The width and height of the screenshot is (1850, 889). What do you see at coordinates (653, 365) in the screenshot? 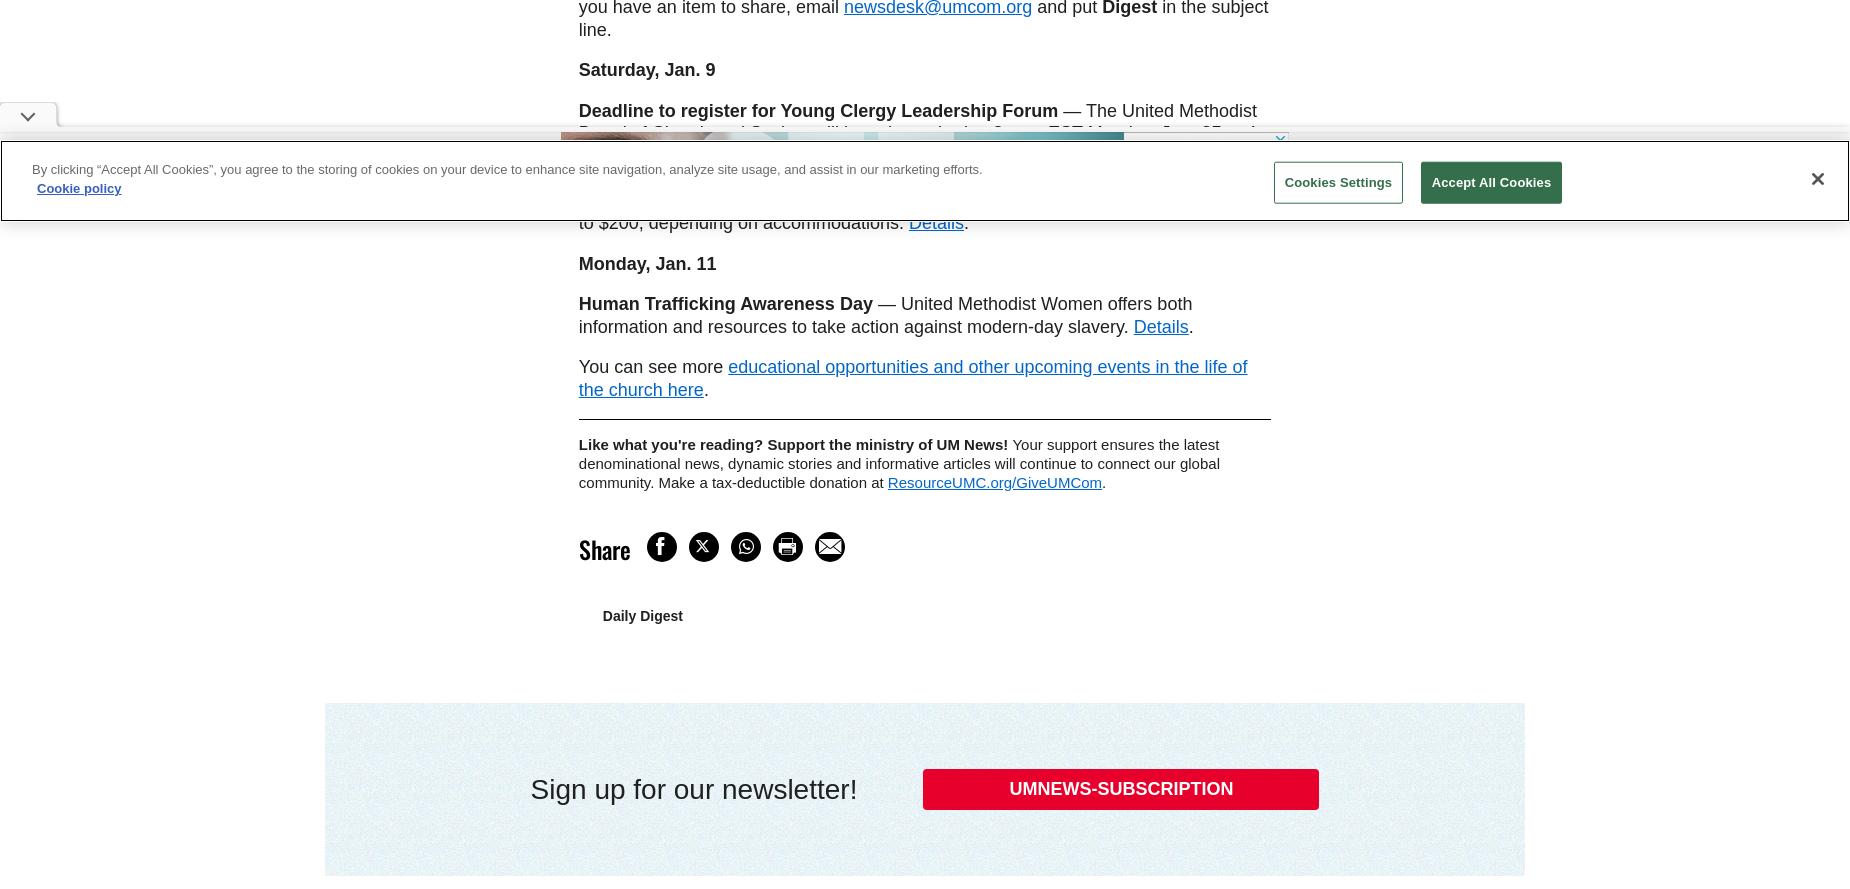
I see `'You can see more'` at bounding box center [653, 365].